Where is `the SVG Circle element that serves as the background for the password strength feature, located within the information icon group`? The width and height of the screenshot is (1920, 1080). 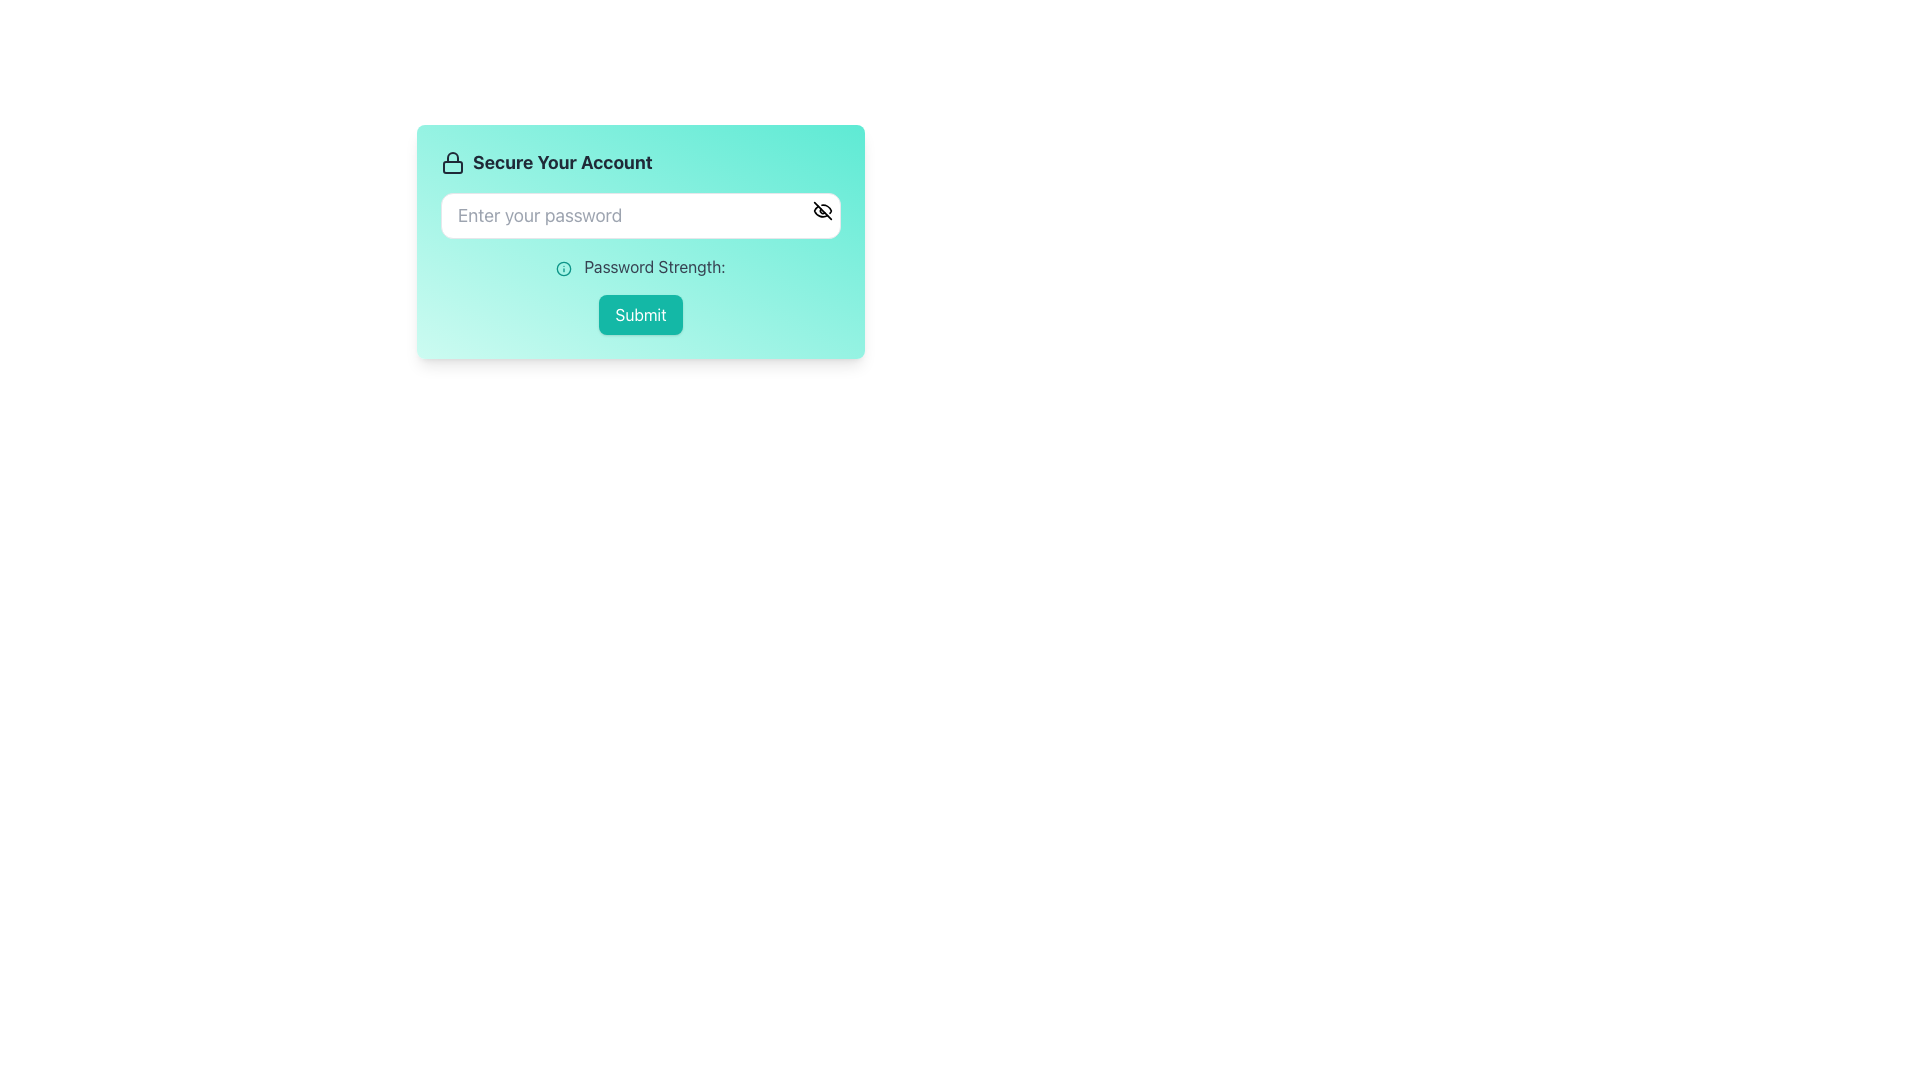
the SVG Circle element that serves as the background for the password strength feature, located within the information icon group is located at coordinates (563, 267).